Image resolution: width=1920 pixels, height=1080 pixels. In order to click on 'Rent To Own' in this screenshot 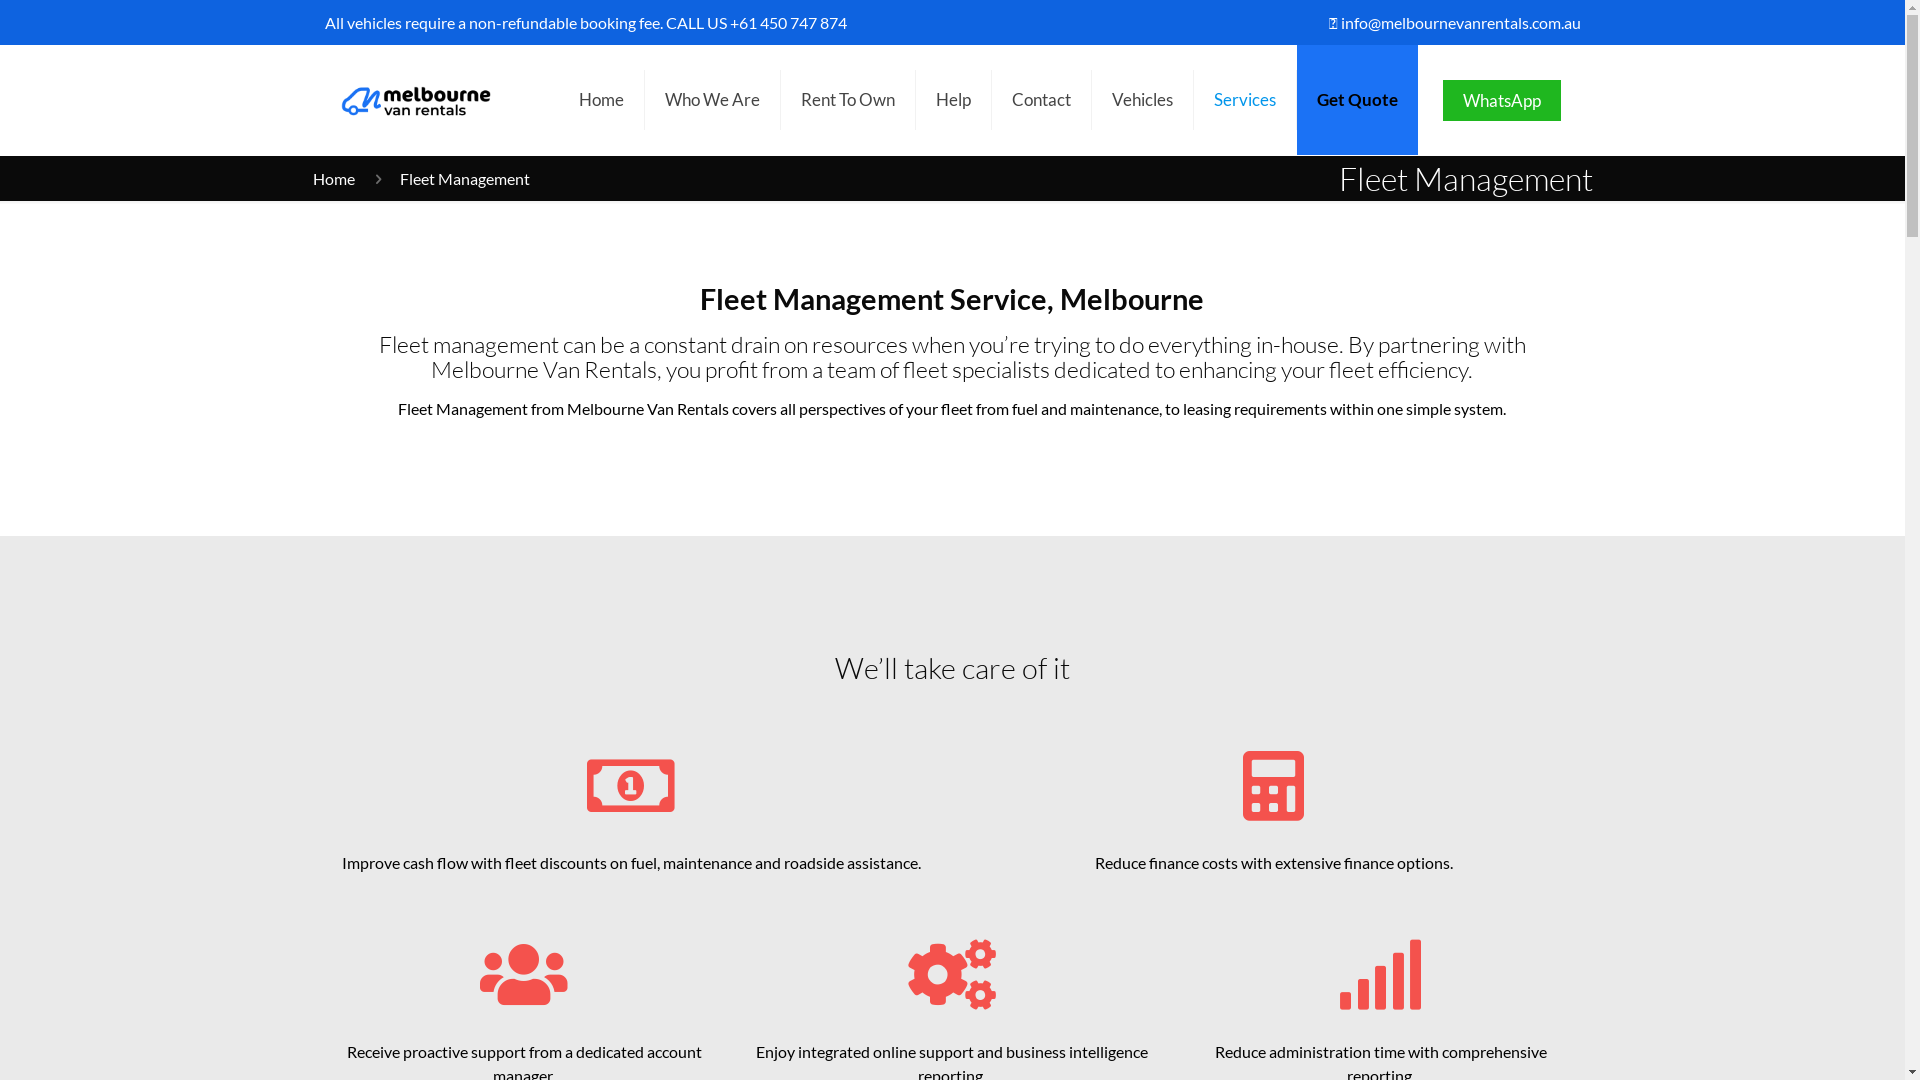, I will do `click(778, 100)`.